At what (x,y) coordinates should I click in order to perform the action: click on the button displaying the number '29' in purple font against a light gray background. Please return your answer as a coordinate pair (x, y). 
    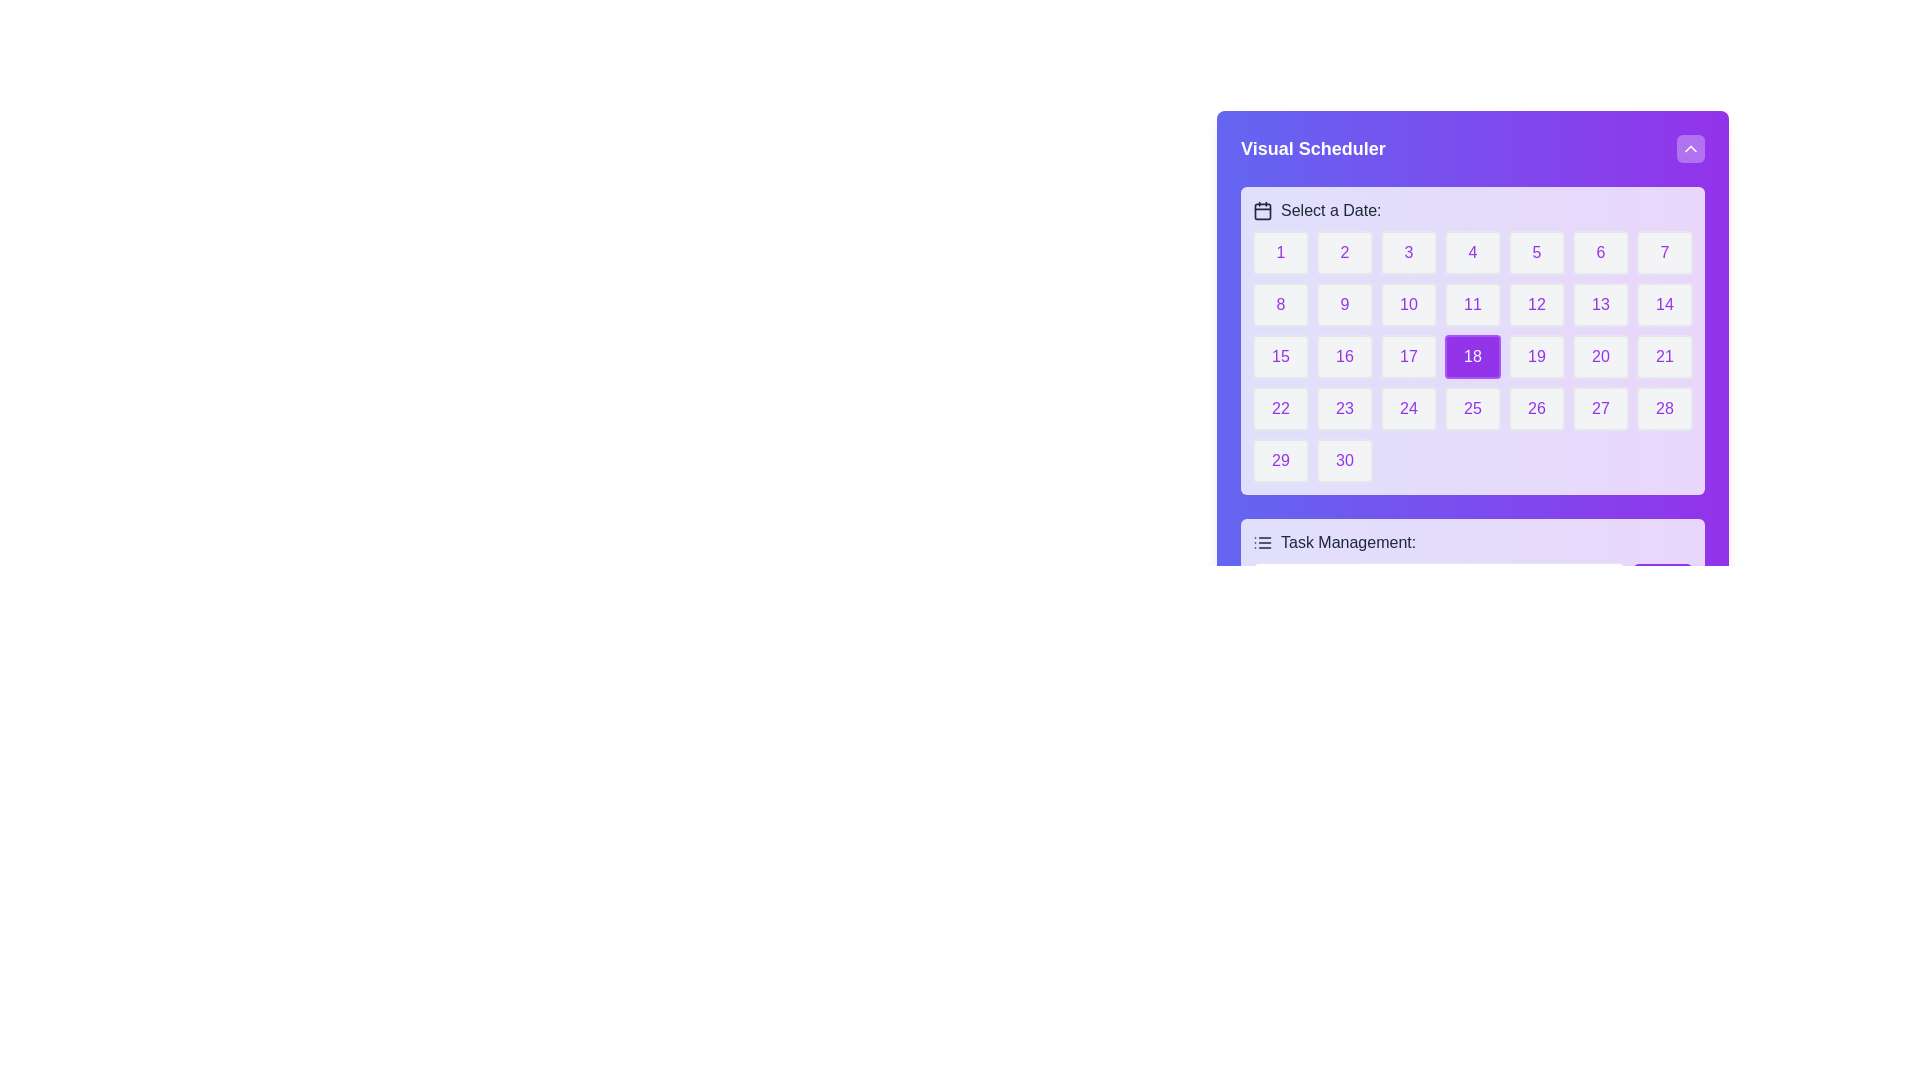
    Looking at the image, I should click on (1281, 461).